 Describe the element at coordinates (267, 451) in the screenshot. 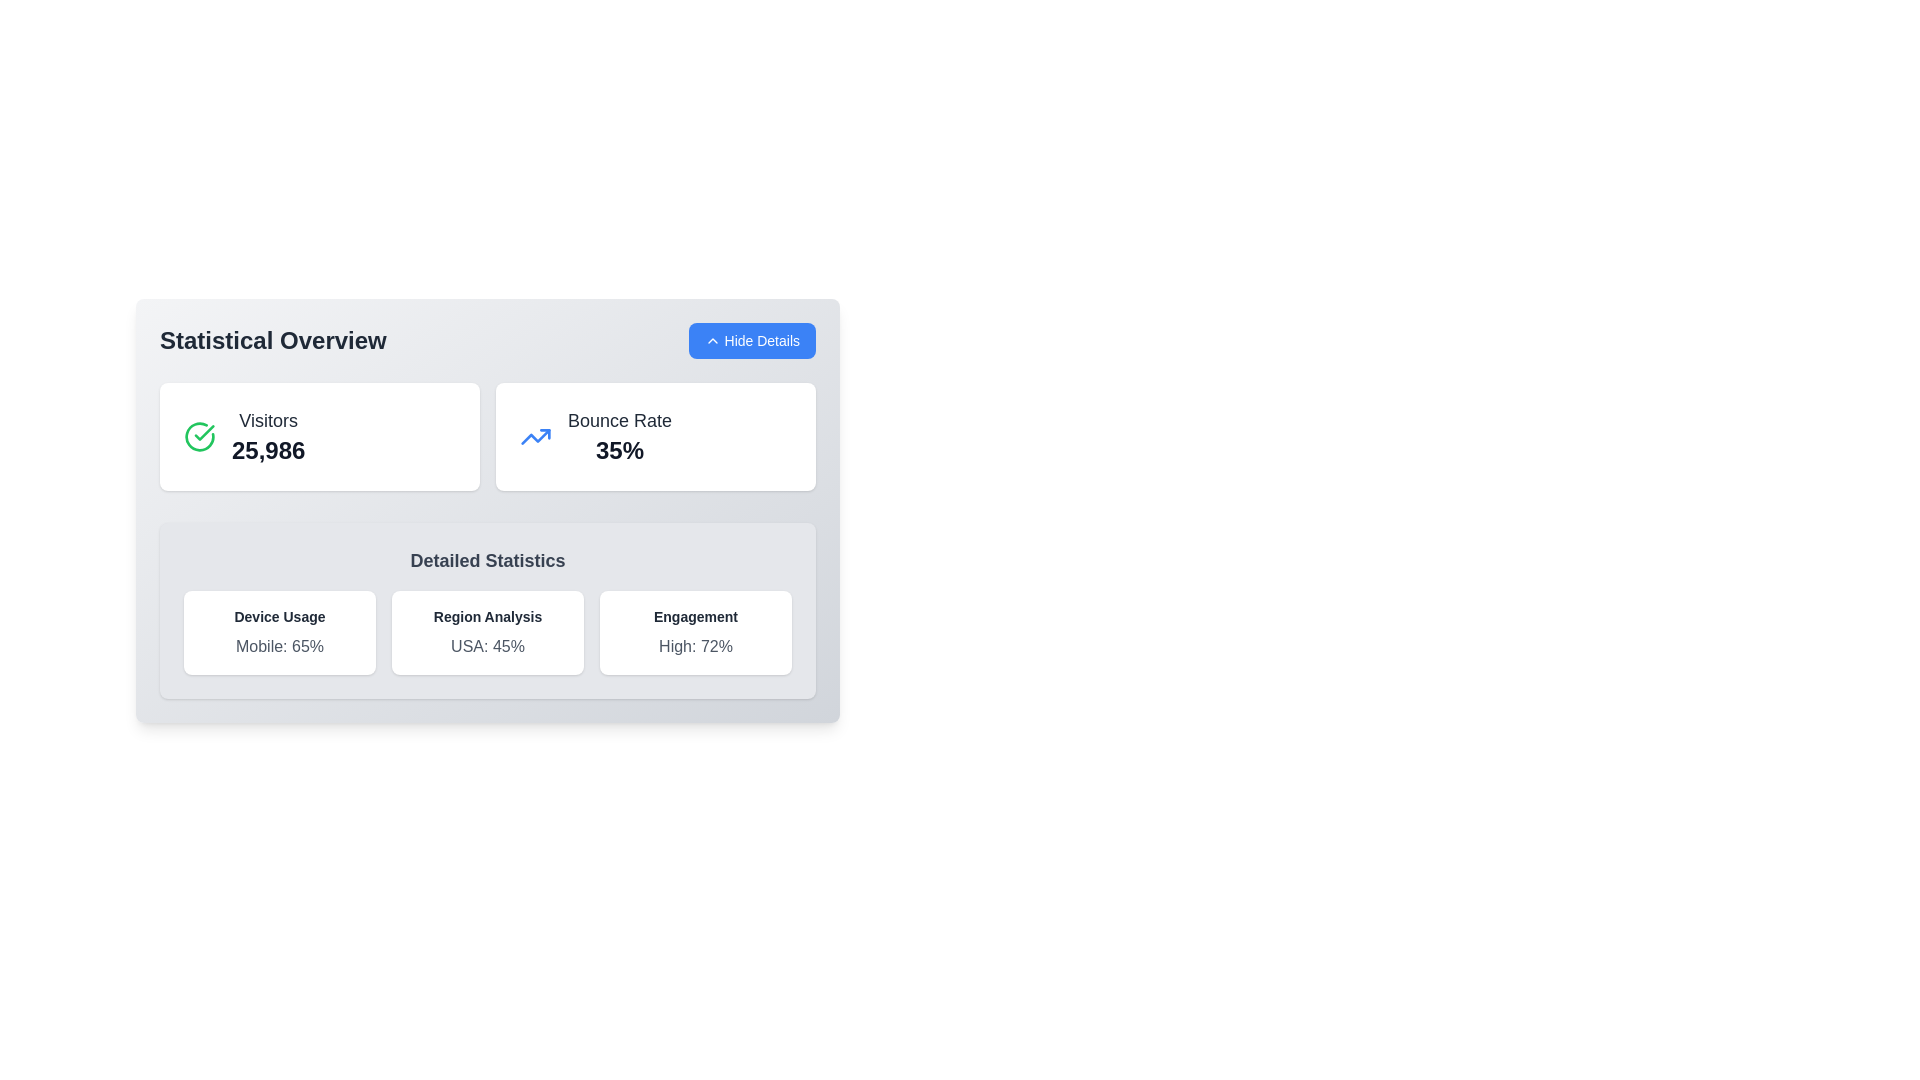

I see `the static text displaying '25,986' located under the 'Visitors' label in the top-left section of the interface` at that location.